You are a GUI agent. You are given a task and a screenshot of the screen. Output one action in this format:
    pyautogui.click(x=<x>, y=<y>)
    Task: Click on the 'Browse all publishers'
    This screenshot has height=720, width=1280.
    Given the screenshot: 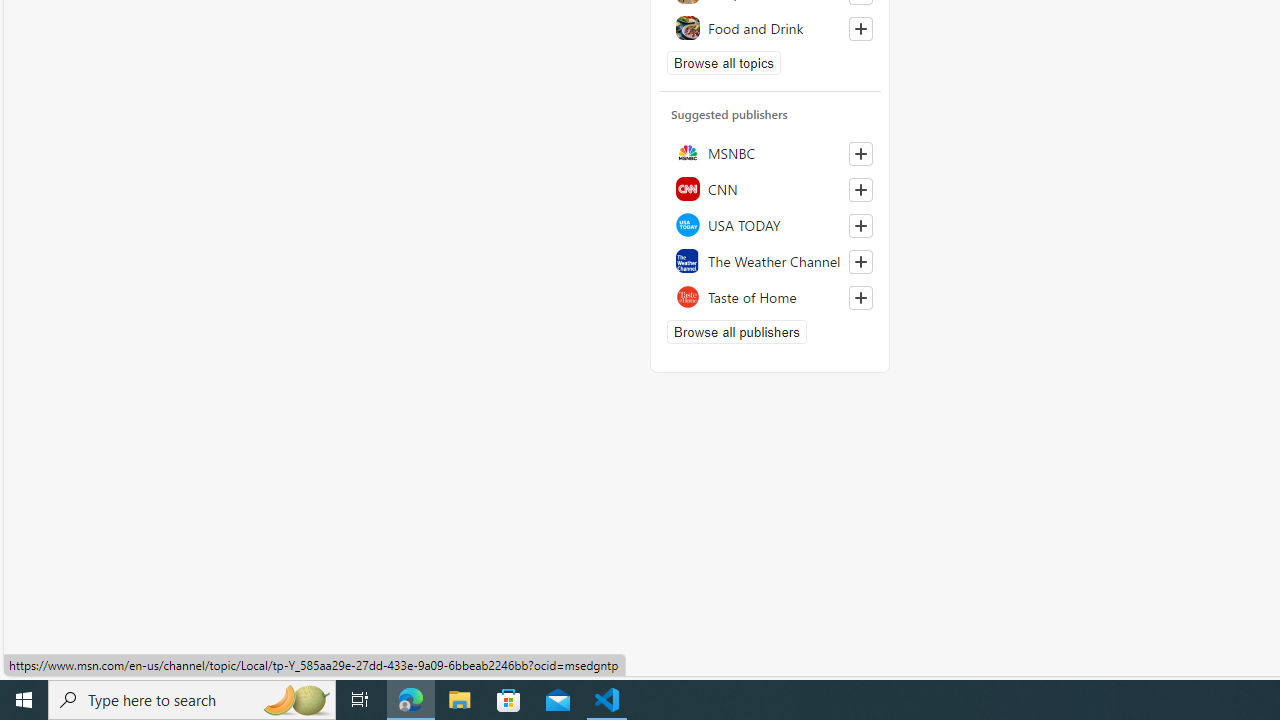 What is the action you would take?
    pyautogui.click(x=735, y=330)
    